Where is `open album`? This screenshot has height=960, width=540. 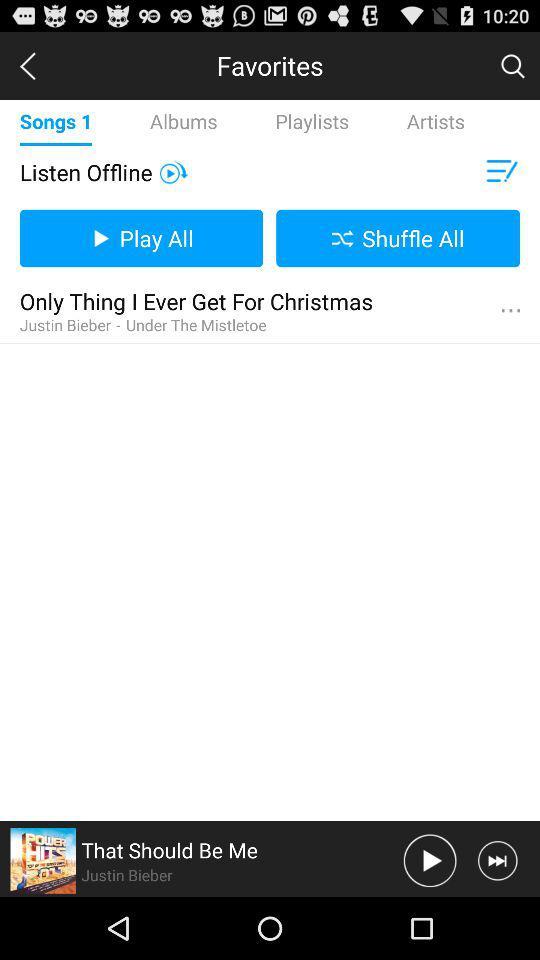 open album is located at coordinates (43, 859).